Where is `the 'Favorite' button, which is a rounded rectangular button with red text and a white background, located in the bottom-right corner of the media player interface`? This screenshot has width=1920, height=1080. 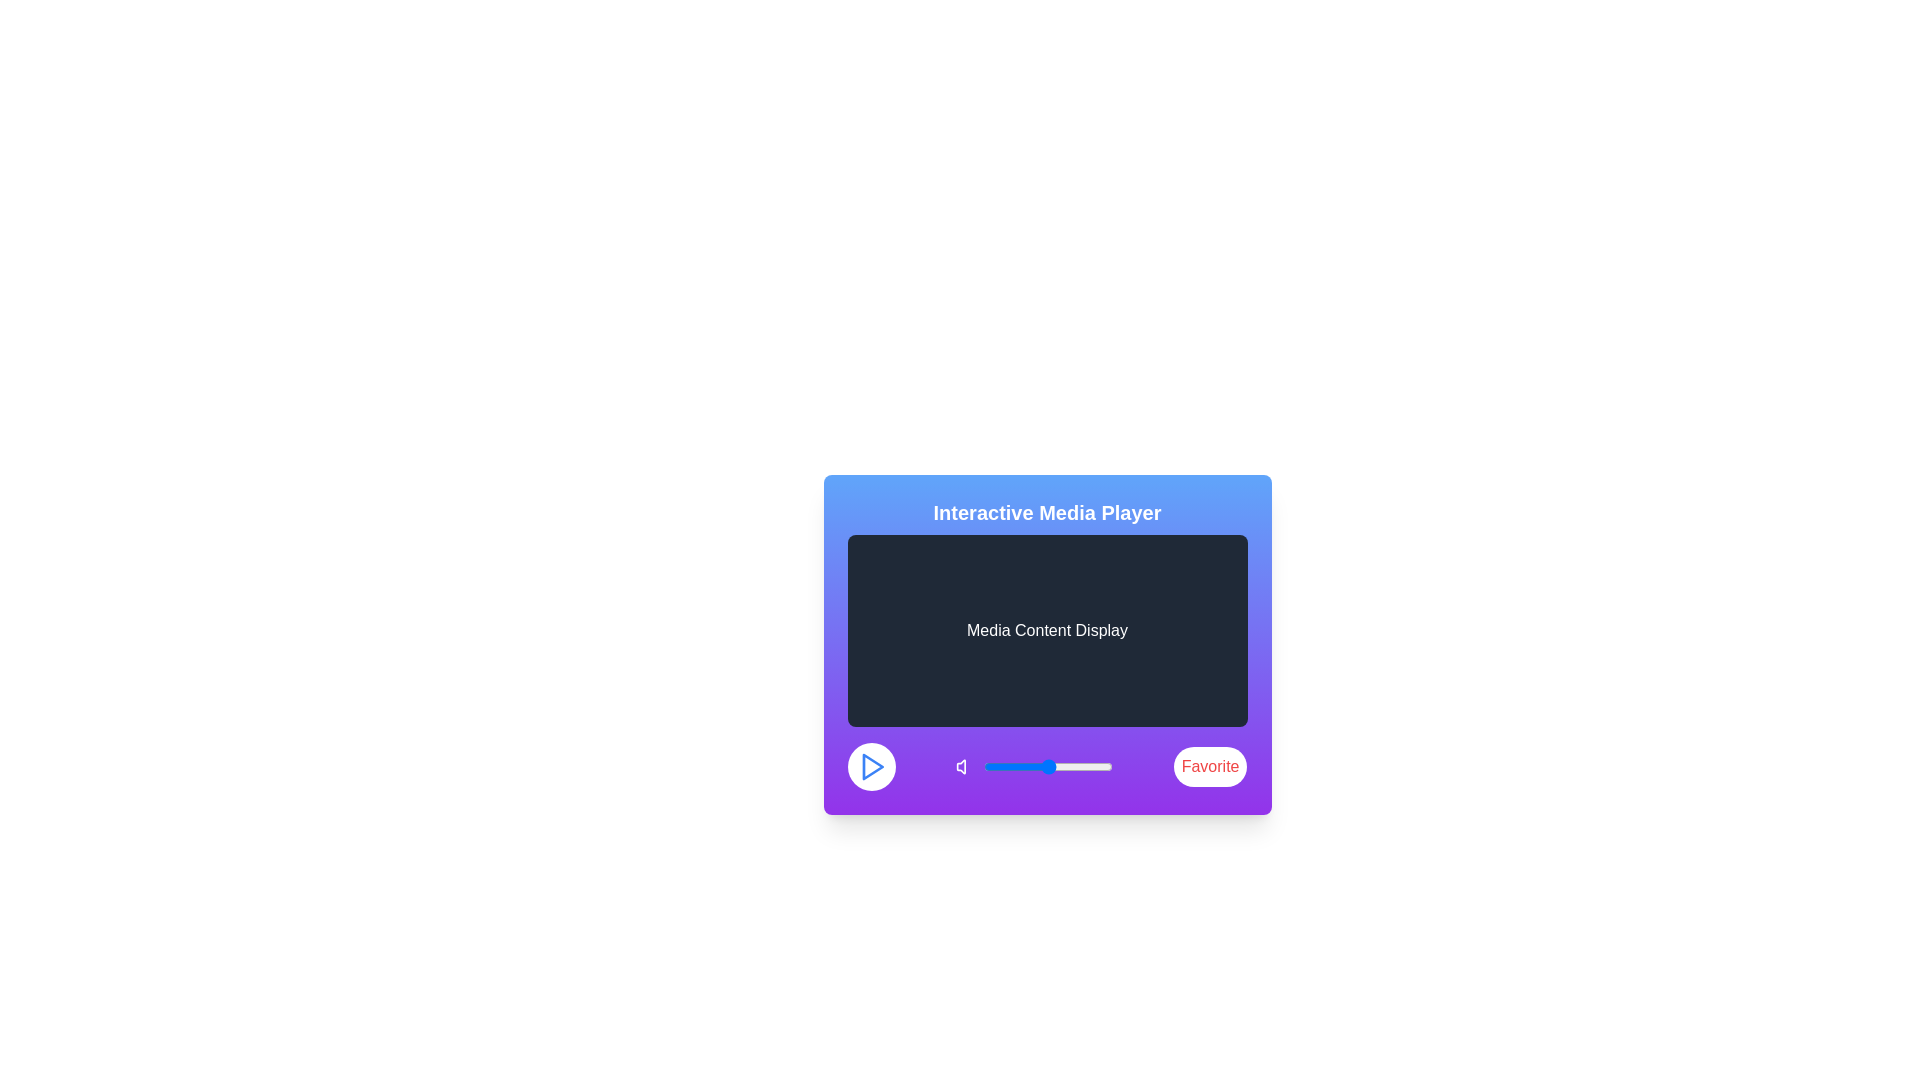 the 'Favorite' button, which is a rounded rectangular button with red text and a white background, located in the bottom-right corner of the media player interface is located at coordinates (1209, 766).